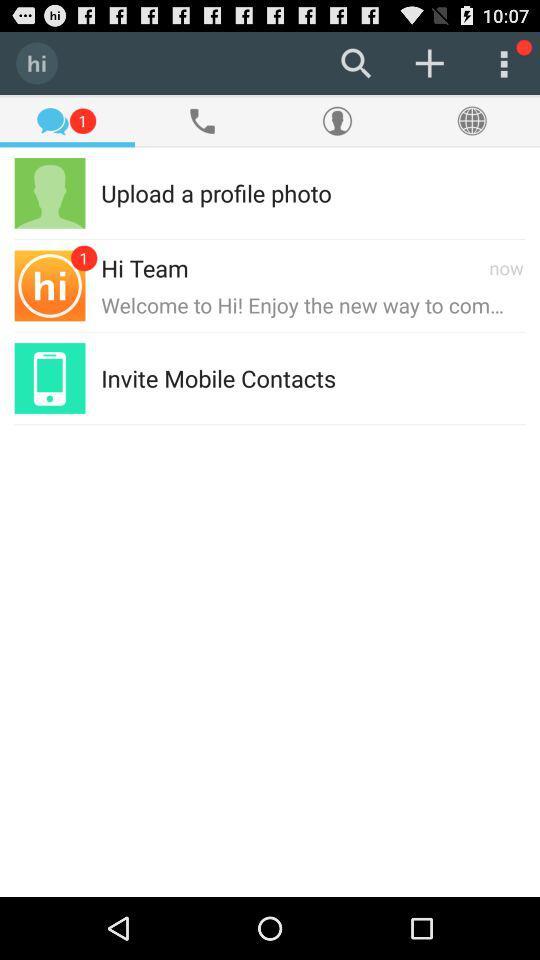  Describe the element at coordinates (313, 304) in the screenshot. I see `welcome to hi app` at that location.